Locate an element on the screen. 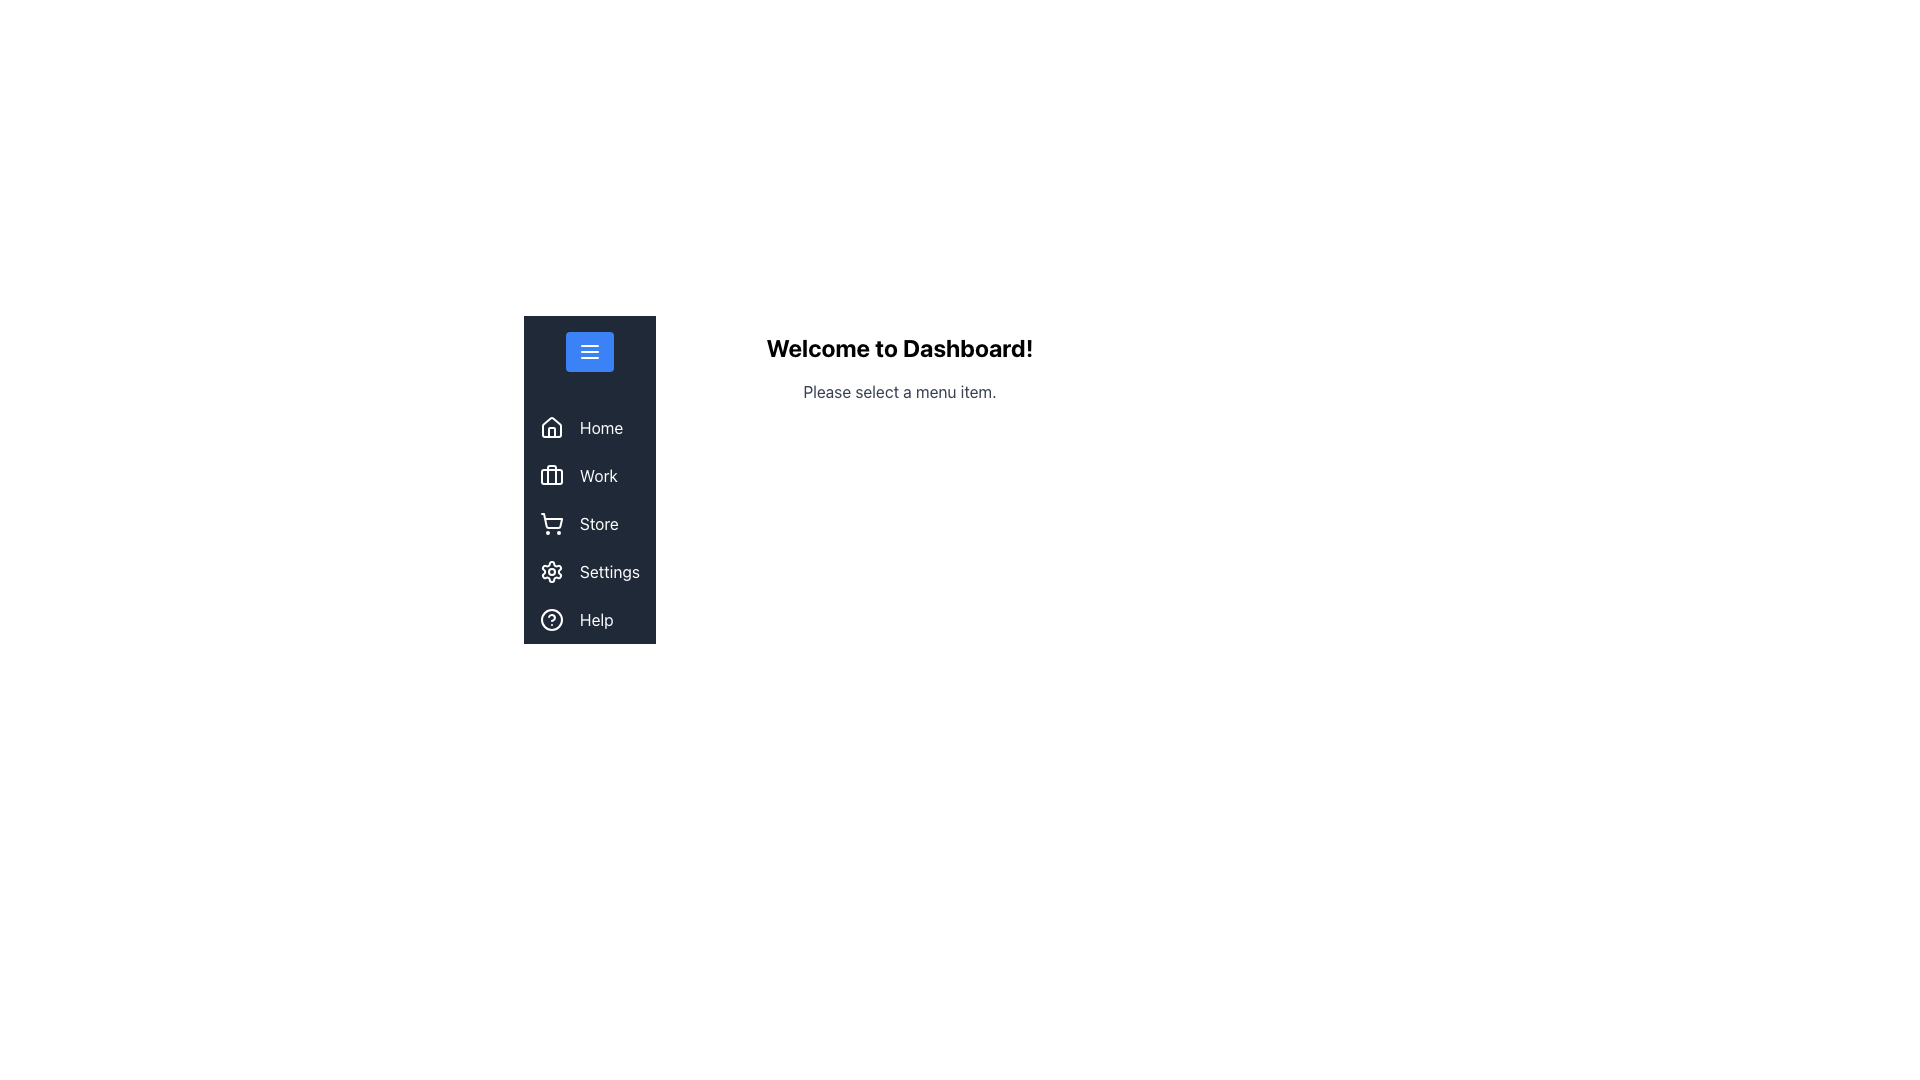 This screenshot has width=1920, height=1080. the circular help icon with a question mark inside, located at the bottom of the vertical navigation menu is located at coordinates (552, 619).